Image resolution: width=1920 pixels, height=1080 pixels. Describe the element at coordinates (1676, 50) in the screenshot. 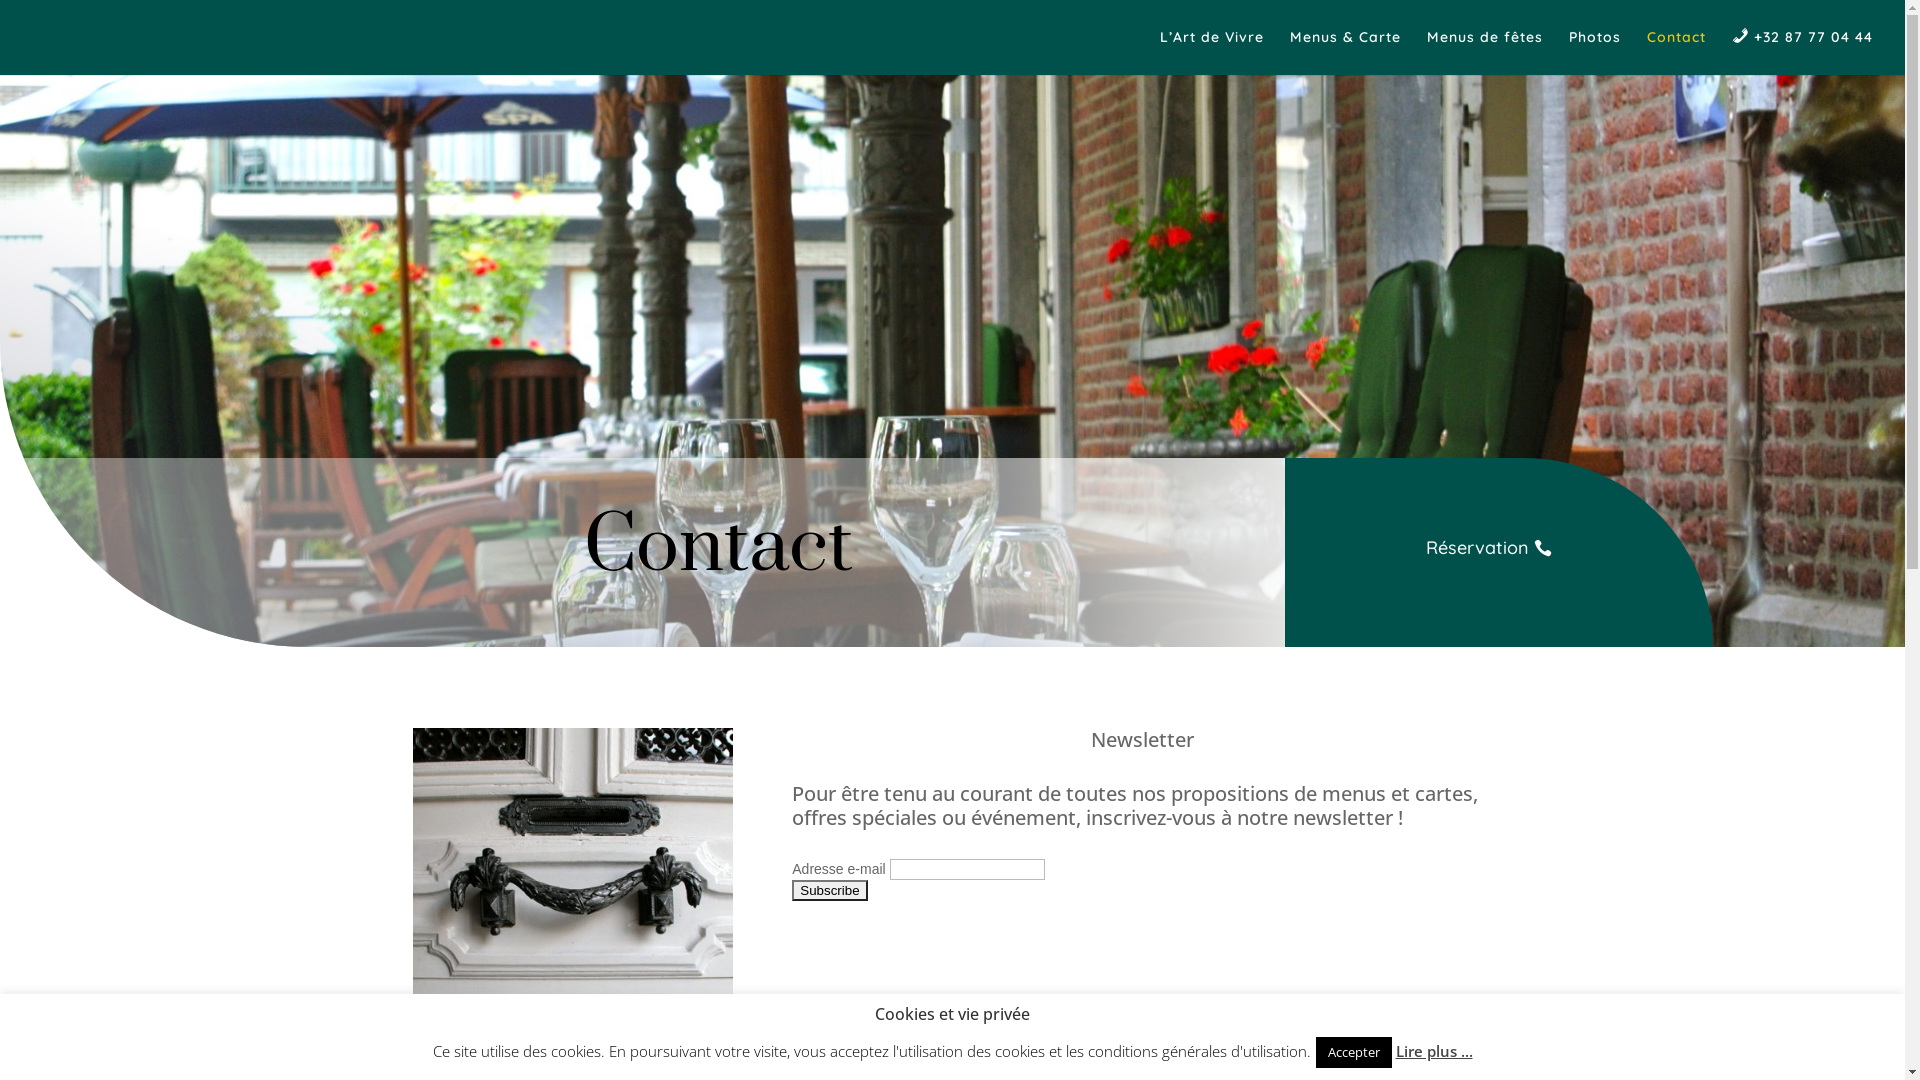

I see `'Contact'` at that location.